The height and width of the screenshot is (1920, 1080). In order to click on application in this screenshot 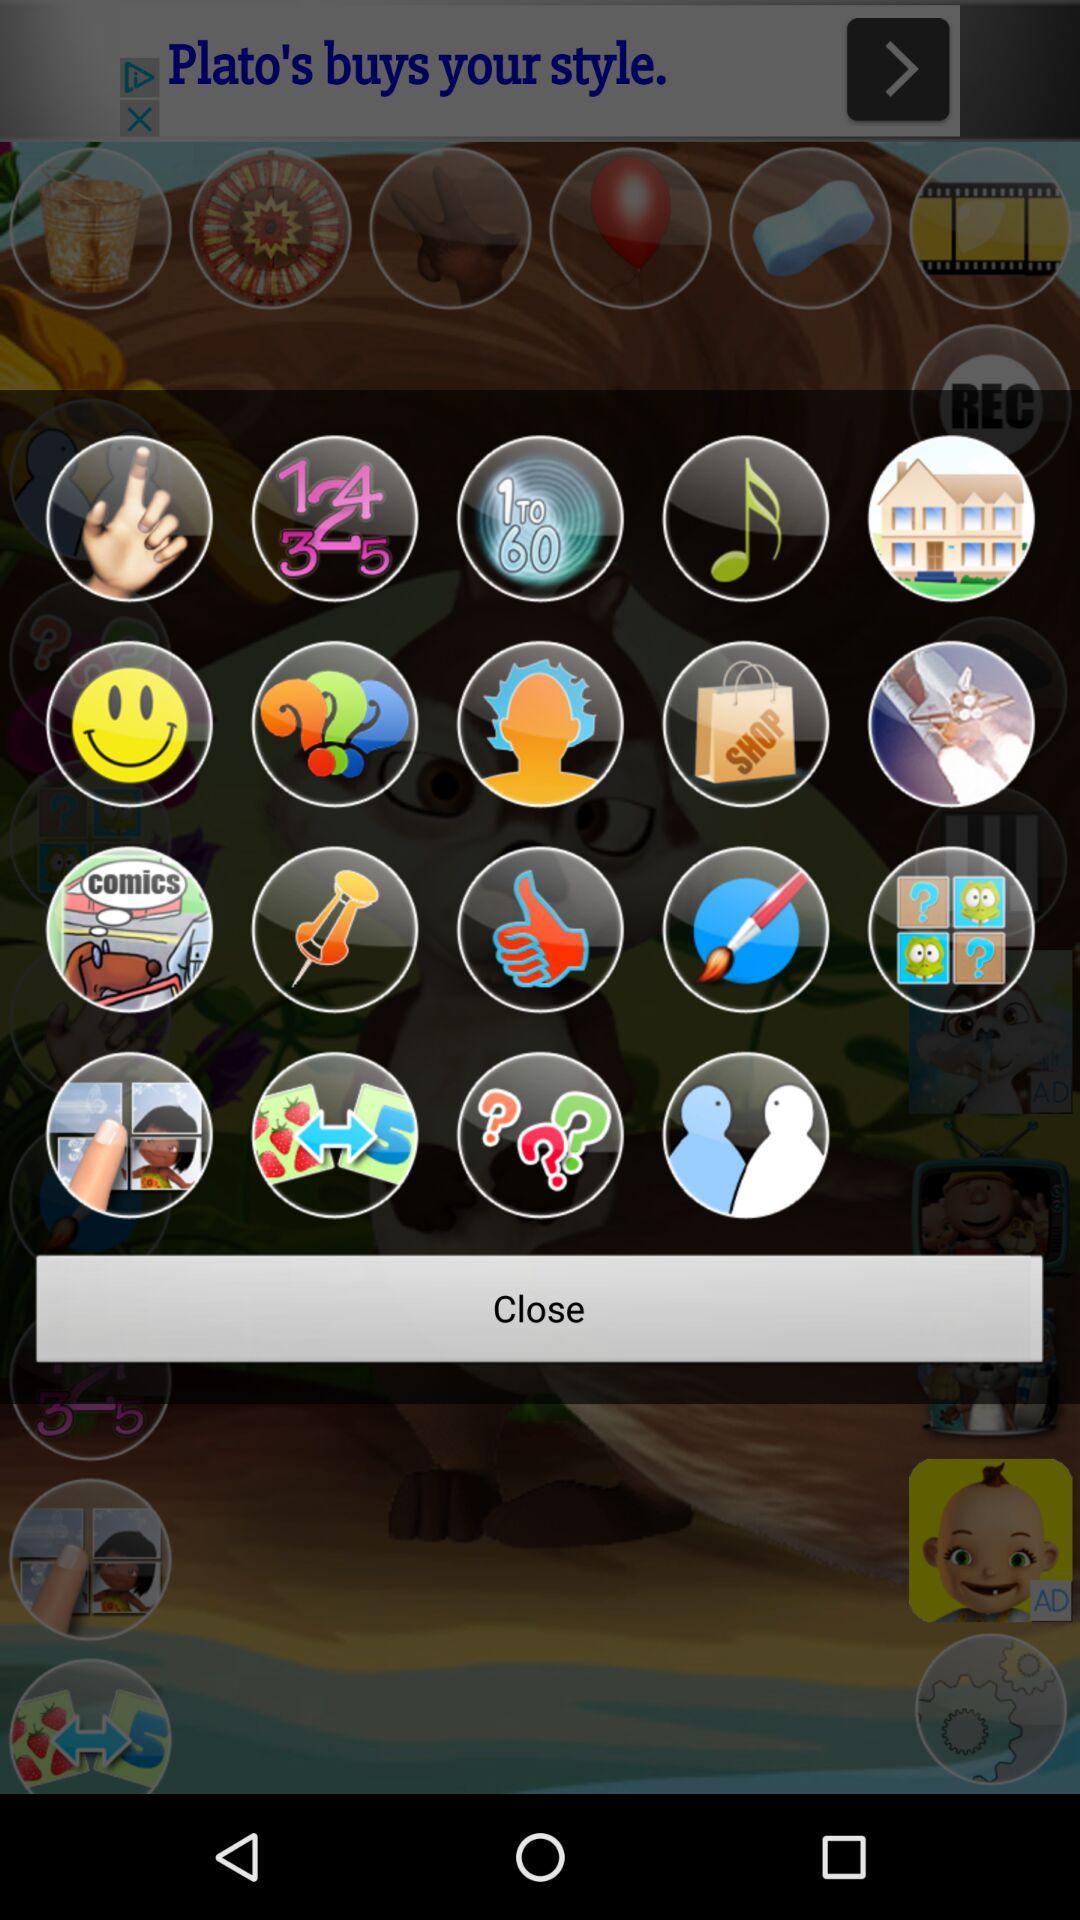, I will do `click(128, 929)`.